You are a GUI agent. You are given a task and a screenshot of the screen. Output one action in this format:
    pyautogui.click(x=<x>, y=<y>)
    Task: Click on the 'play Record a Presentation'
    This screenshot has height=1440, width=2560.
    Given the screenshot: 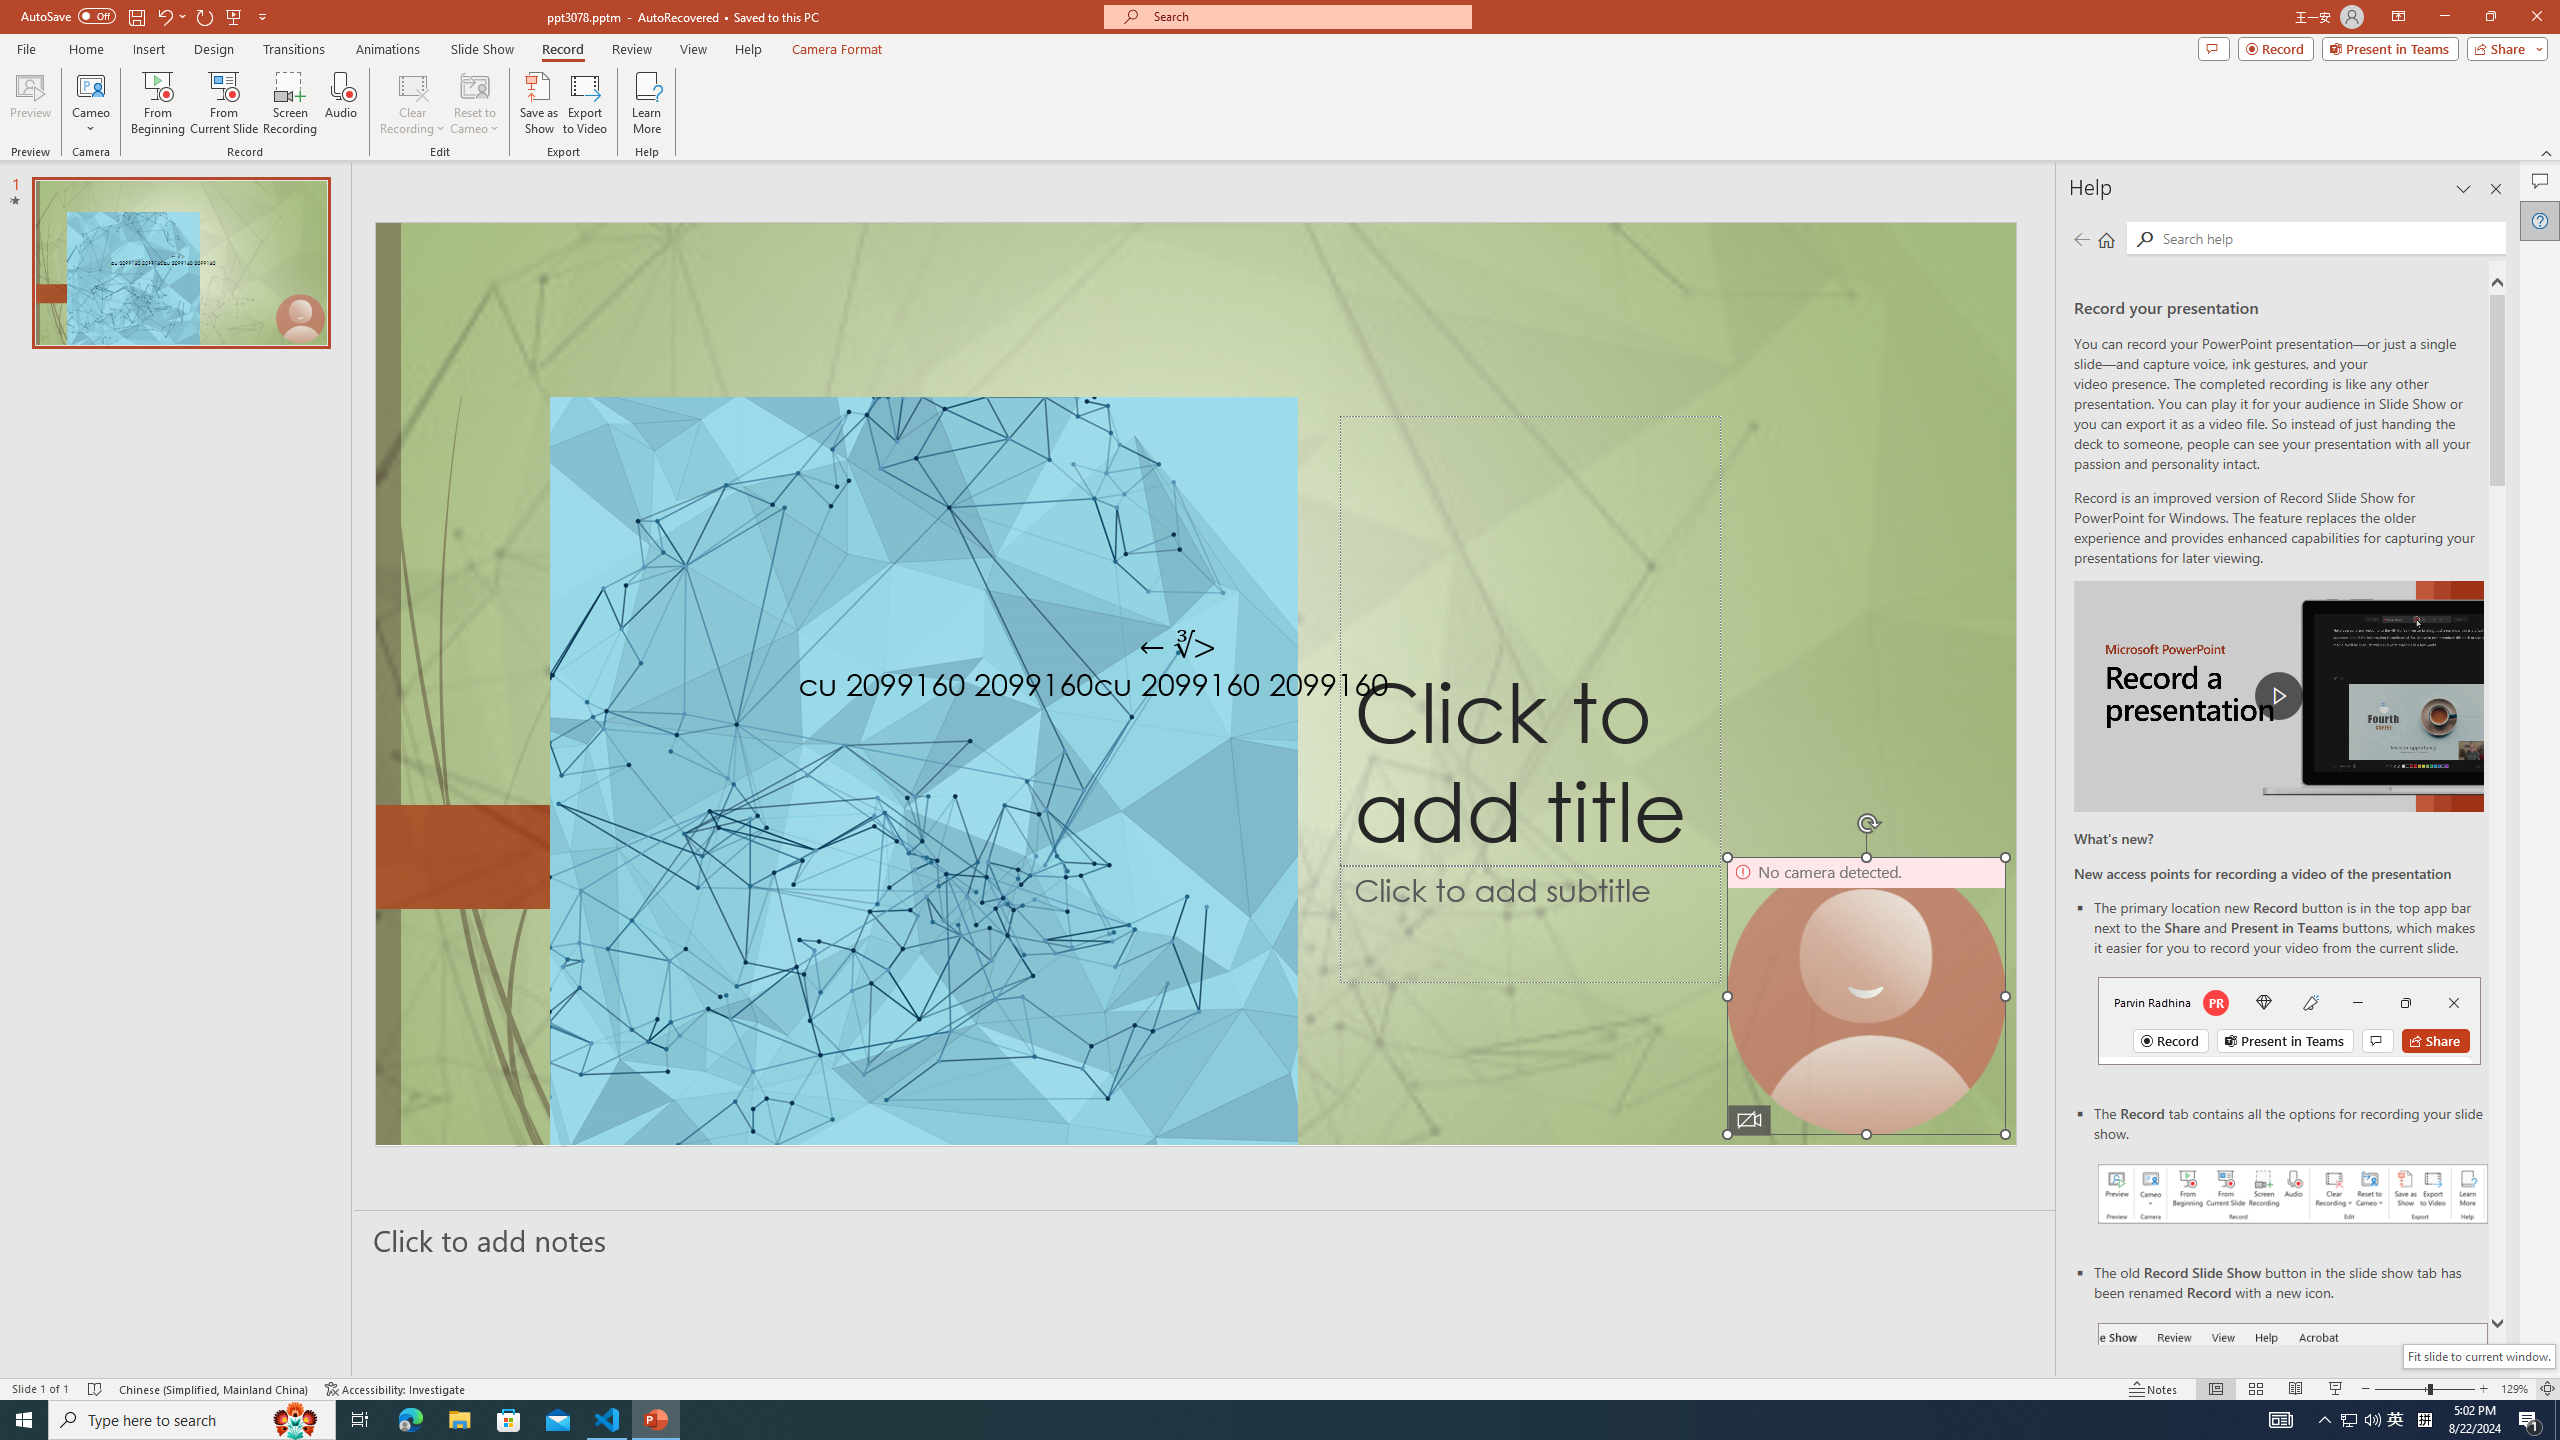 What is the action you would take?
    pyautogui.click(x=2278, y=696)
    